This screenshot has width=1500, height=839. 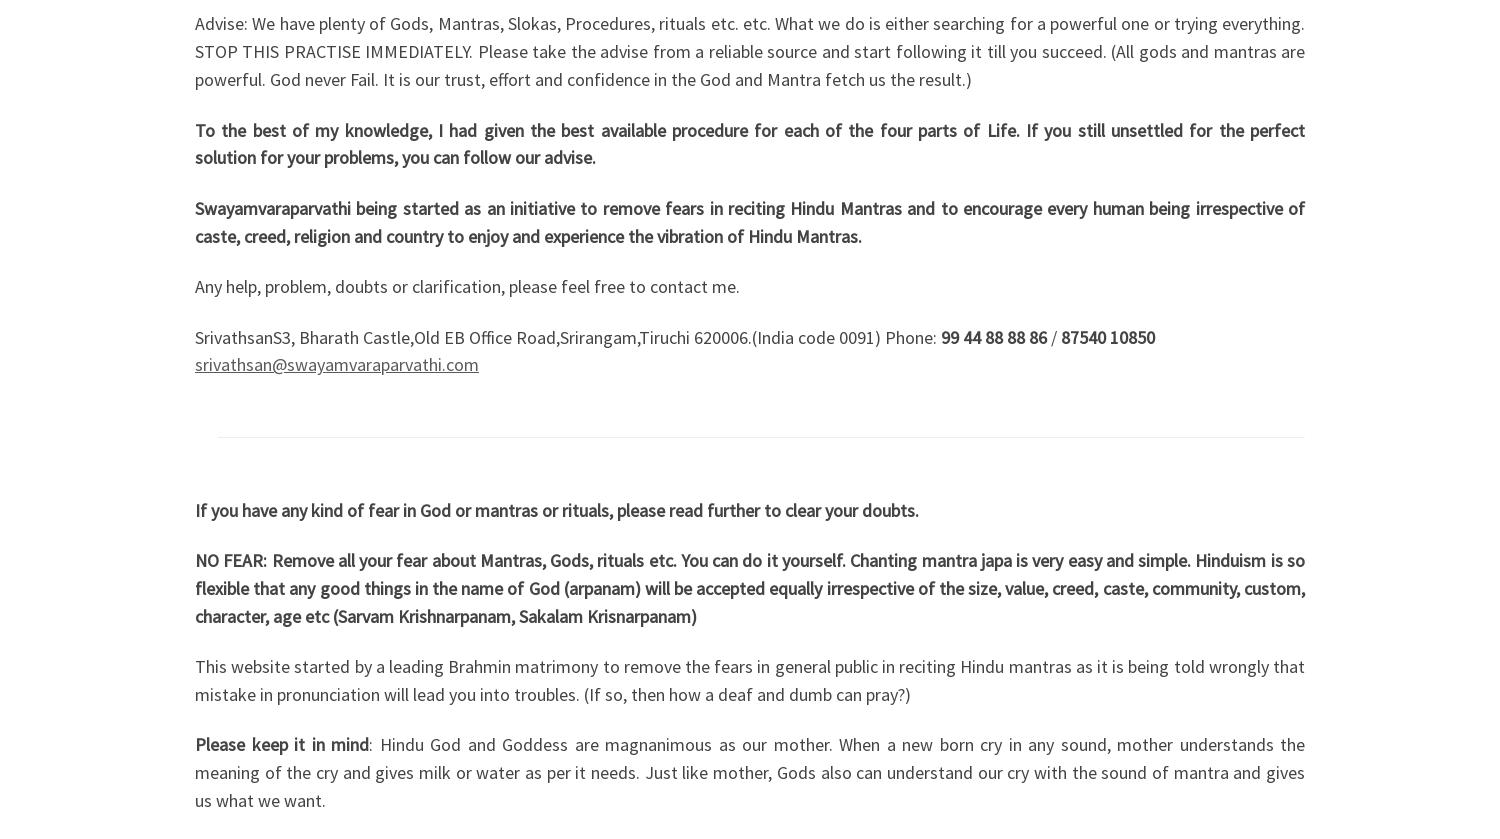 I want to click on '99 44 88 88 86', so click(x=993, y=336).